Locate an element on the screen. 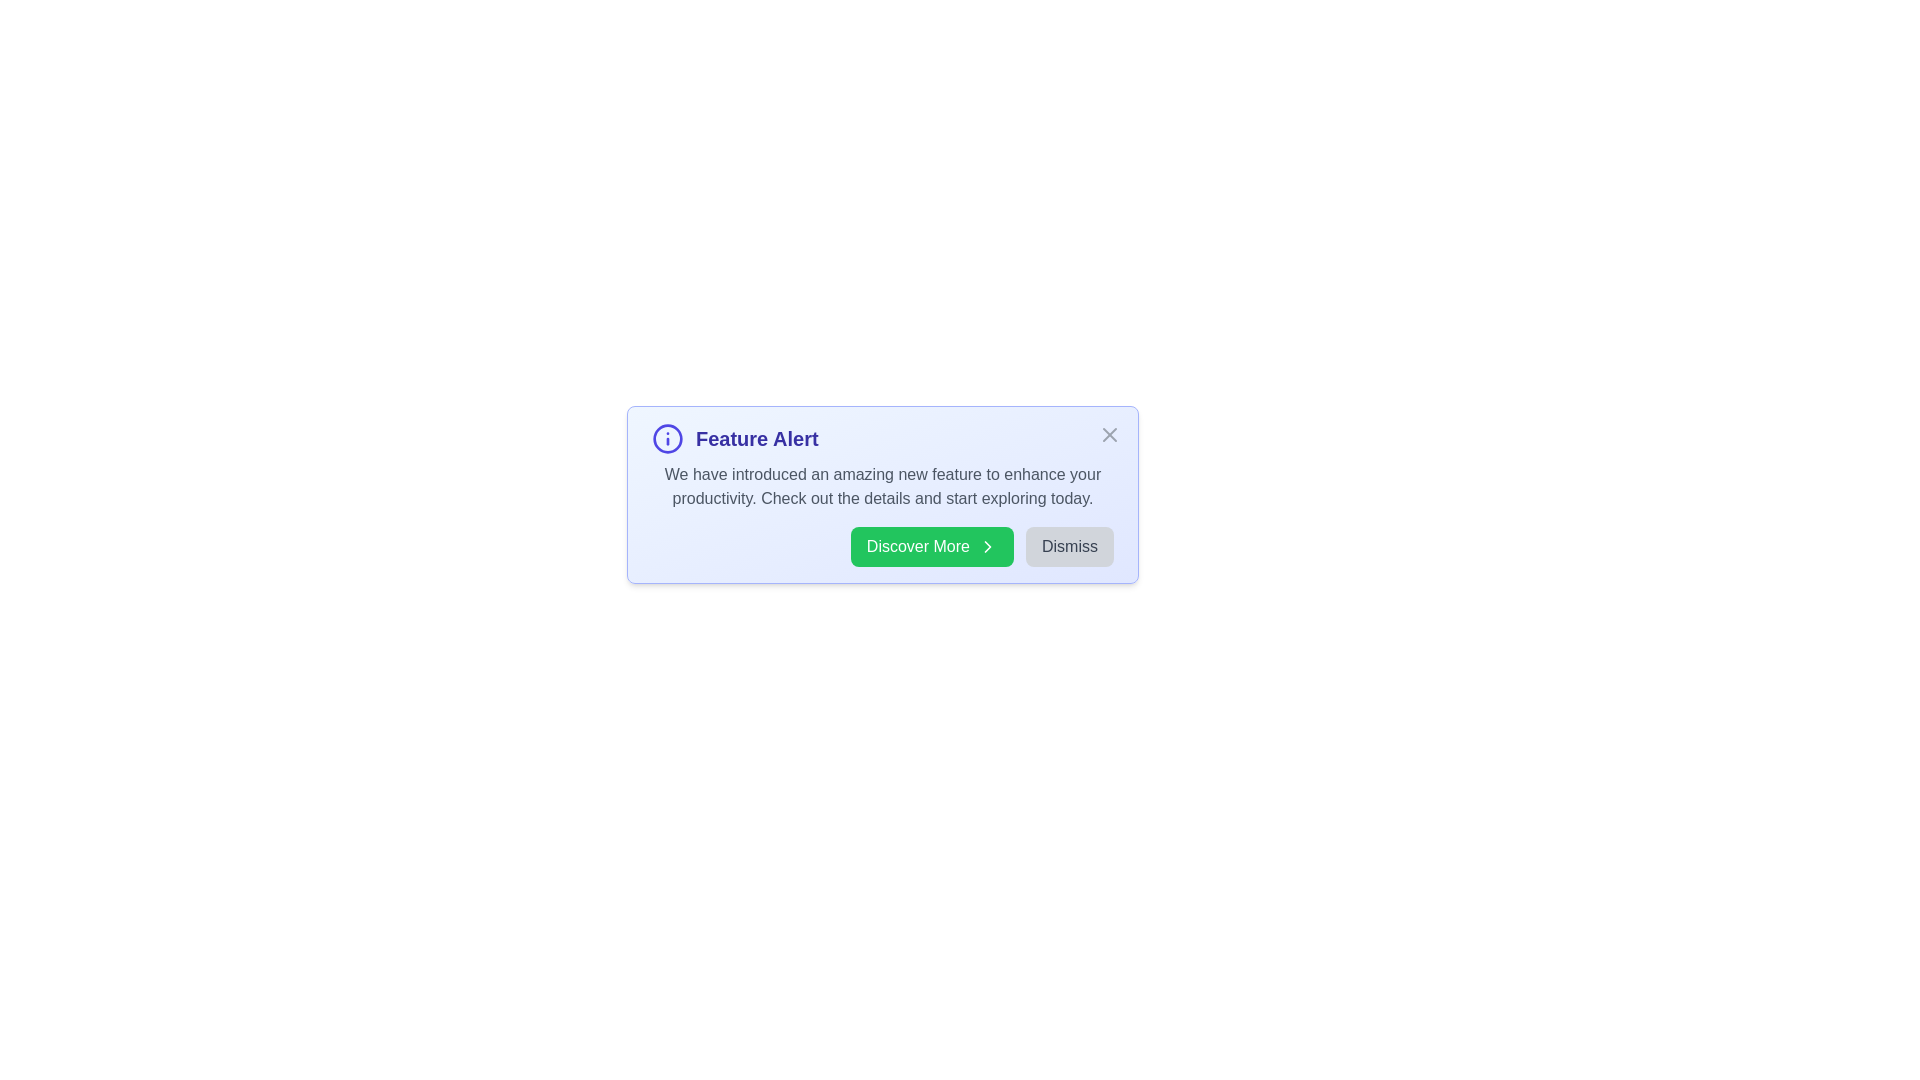  'Discover More' button to explore details is located at coordinates (930, 547).